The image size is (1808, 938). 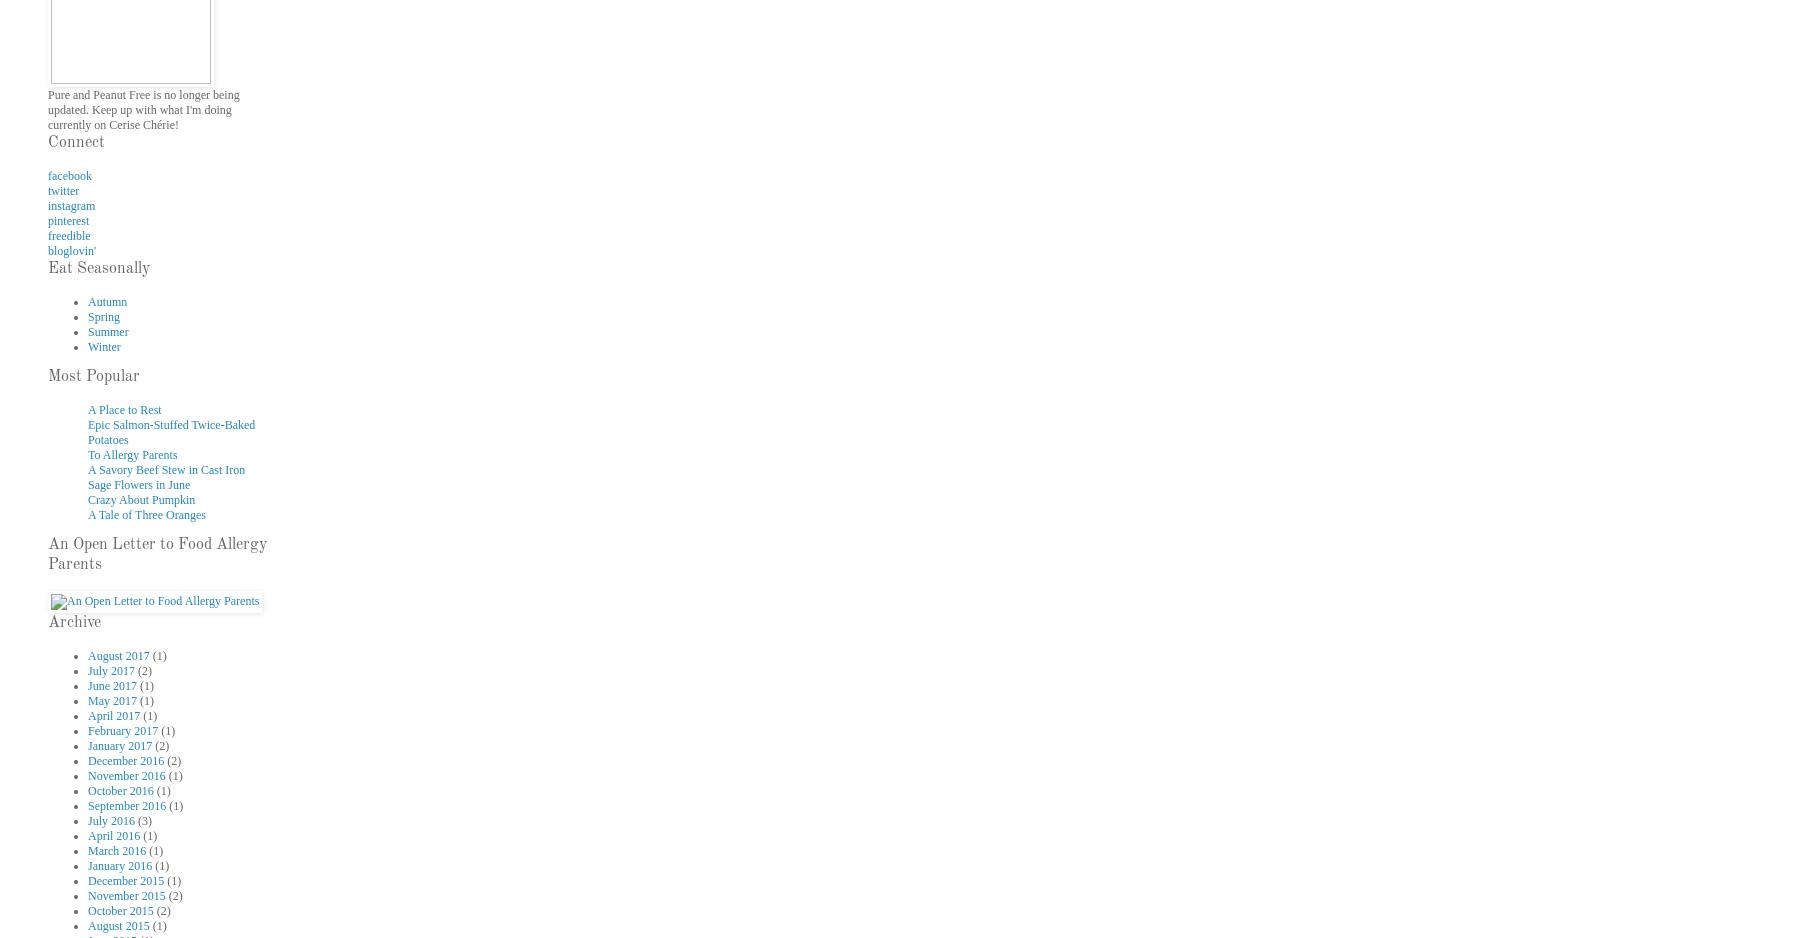 What do you see at coordinates (87, 849) in the screenshot?
I see `'March 2016'` at bounding box center [87, 849].